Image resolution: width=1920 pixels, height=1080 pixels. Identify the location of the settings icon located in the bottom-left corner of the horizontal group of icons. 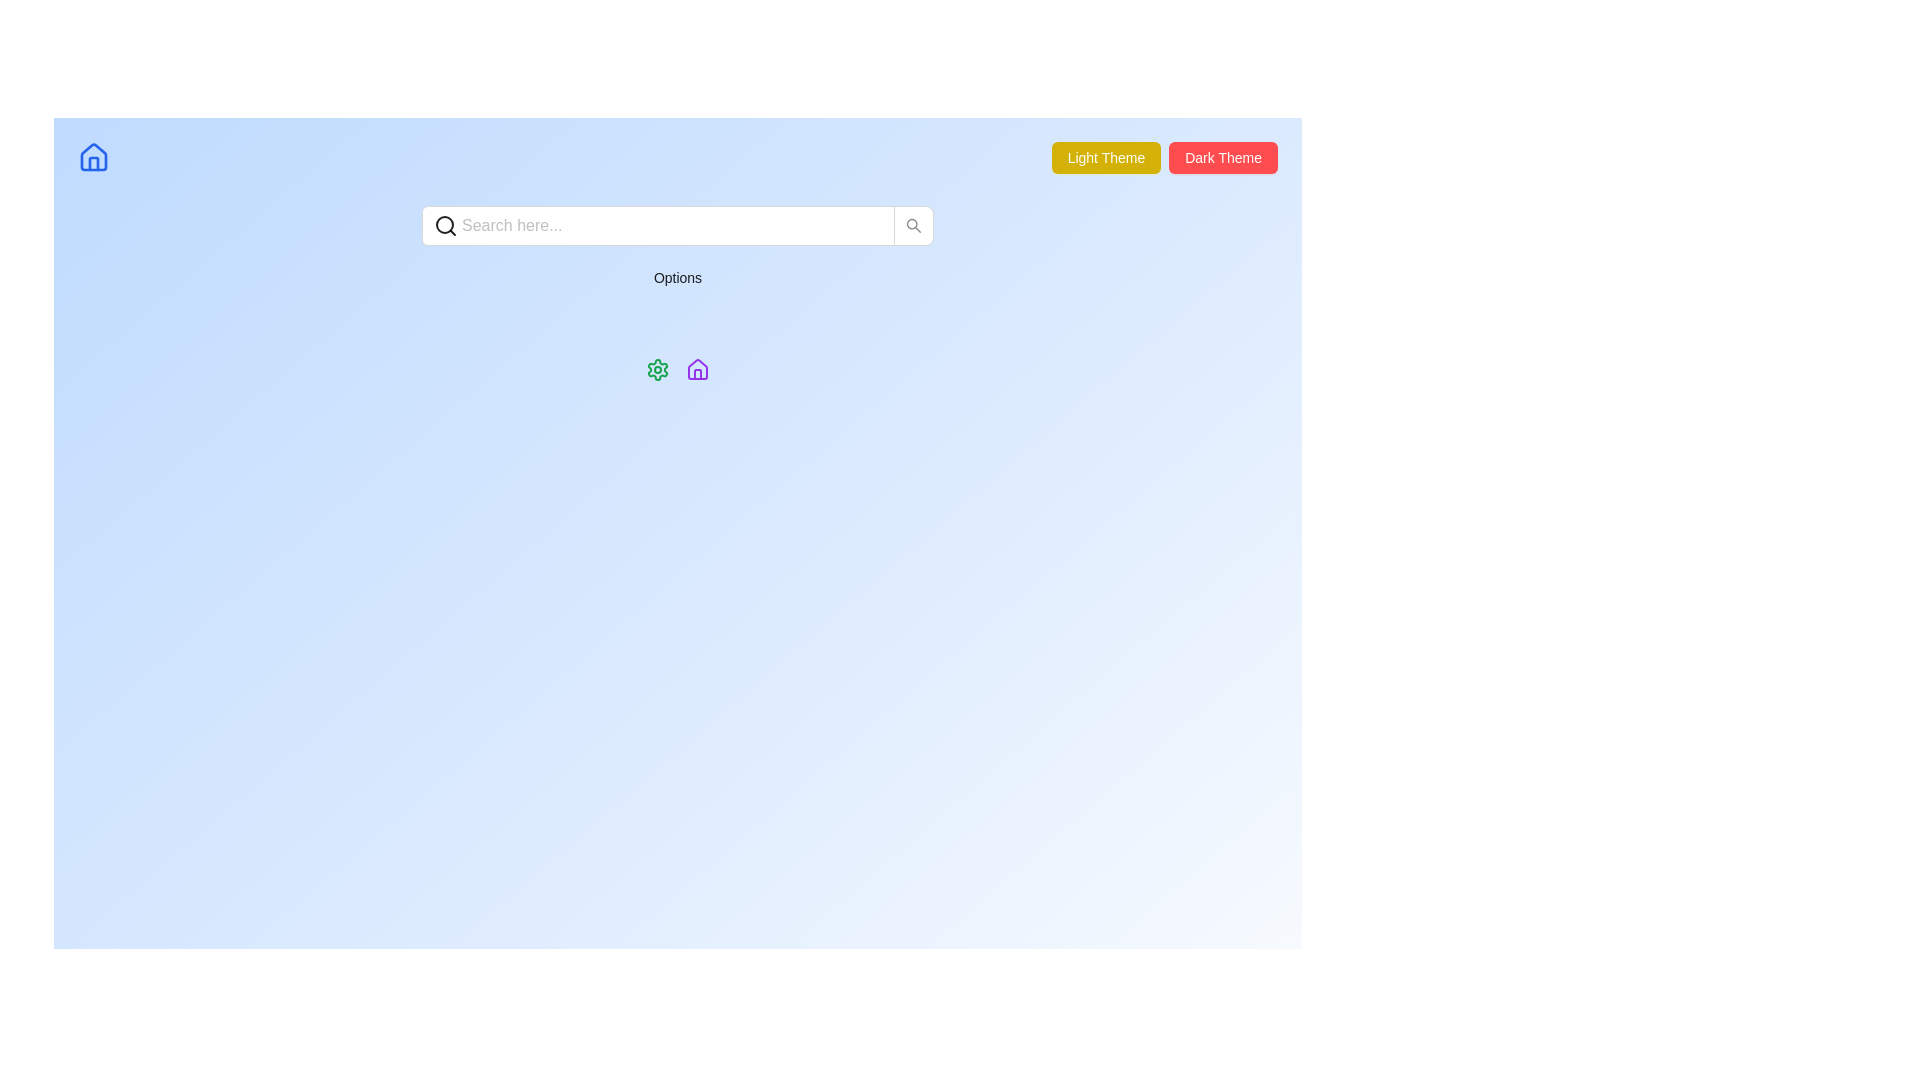
(657, 370).